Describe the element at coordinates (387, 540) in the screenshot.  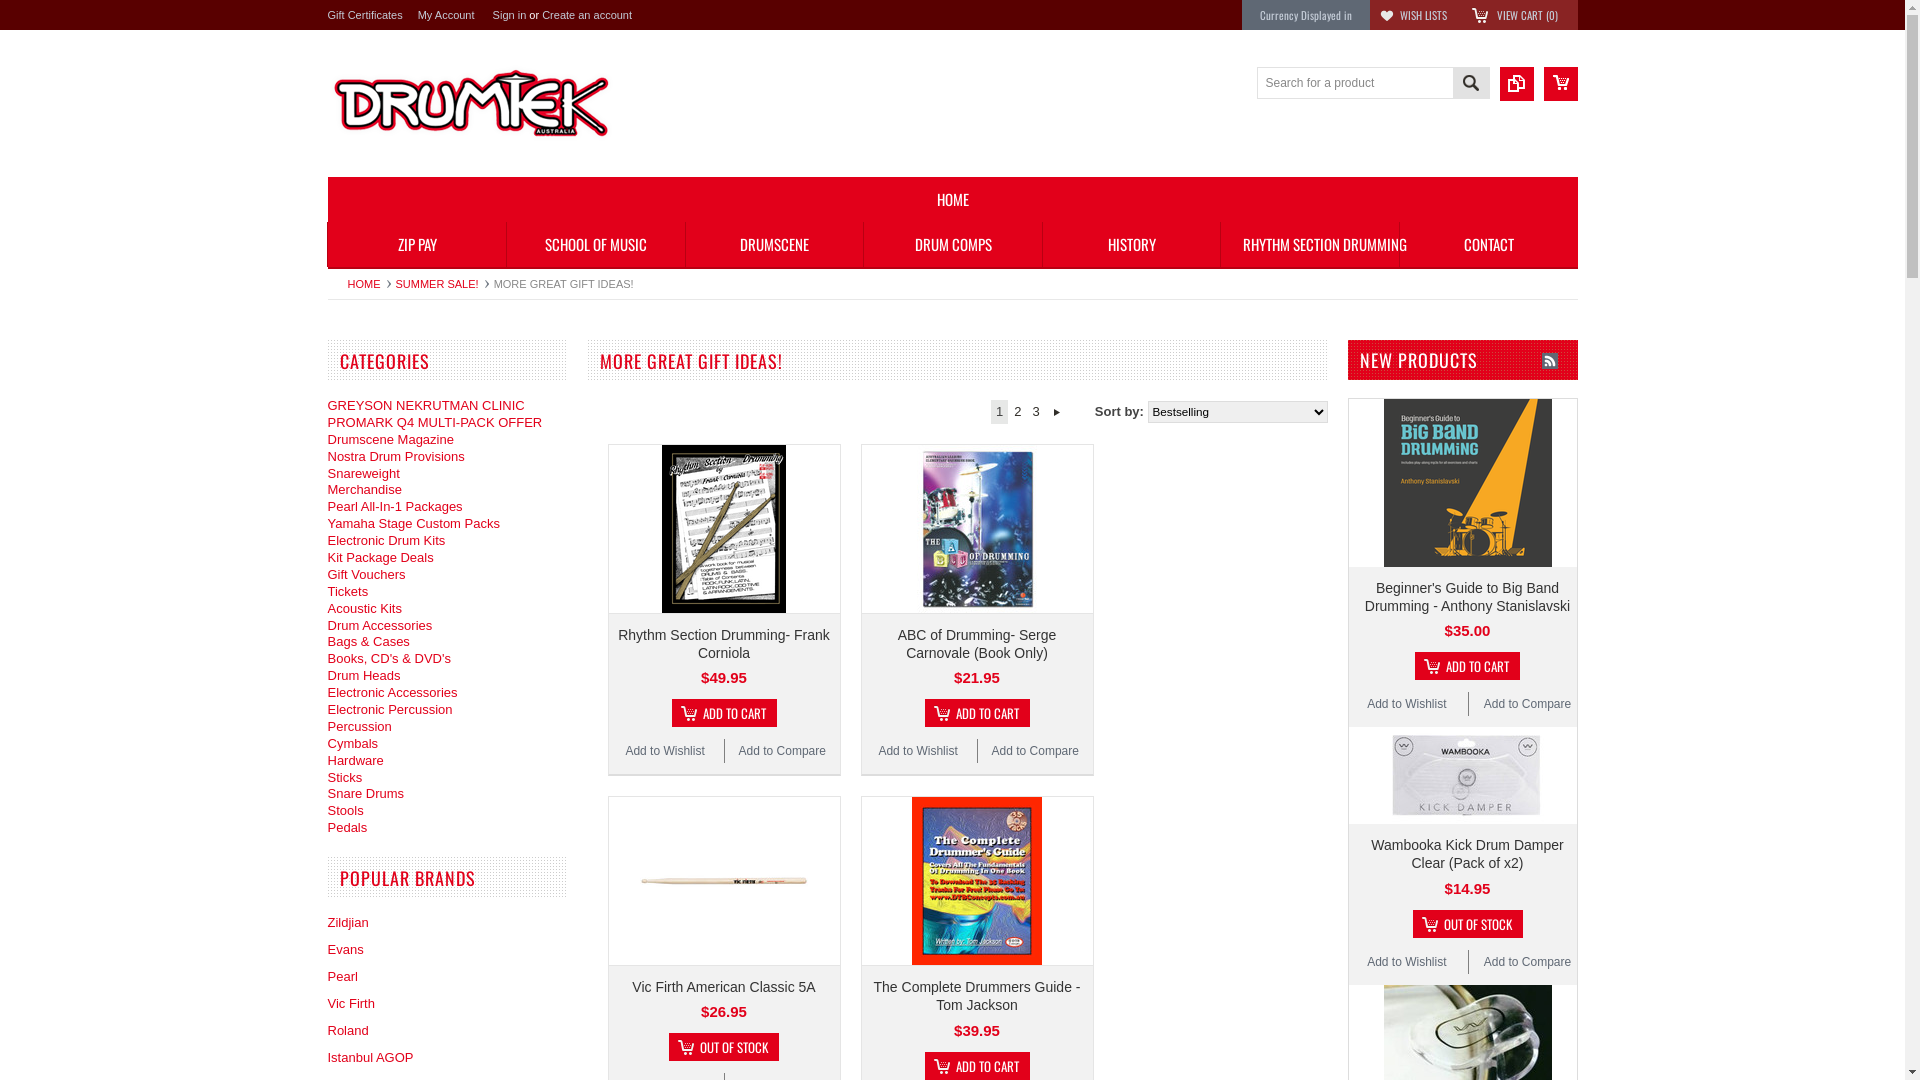
I see `'Electronic Drum Kits'` at that location.